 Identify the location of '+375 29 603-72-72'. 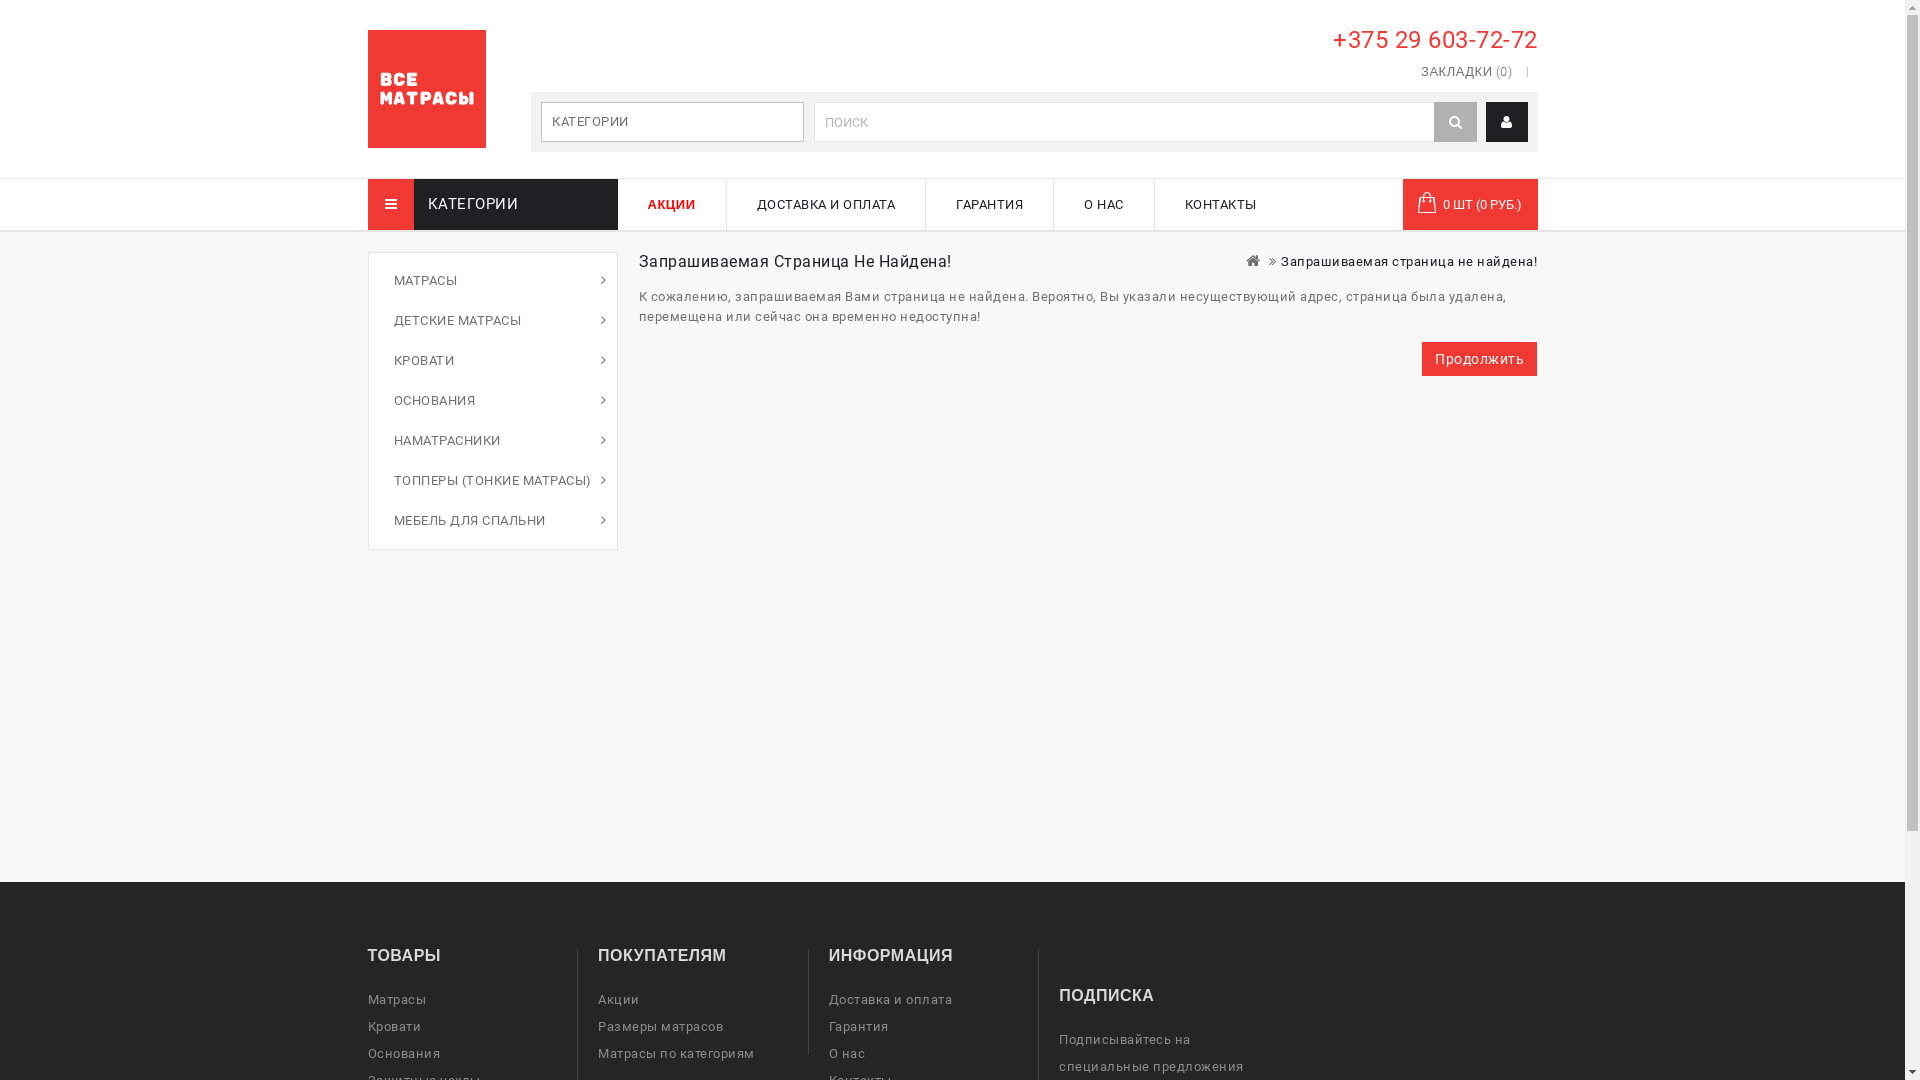
(1325, 39).